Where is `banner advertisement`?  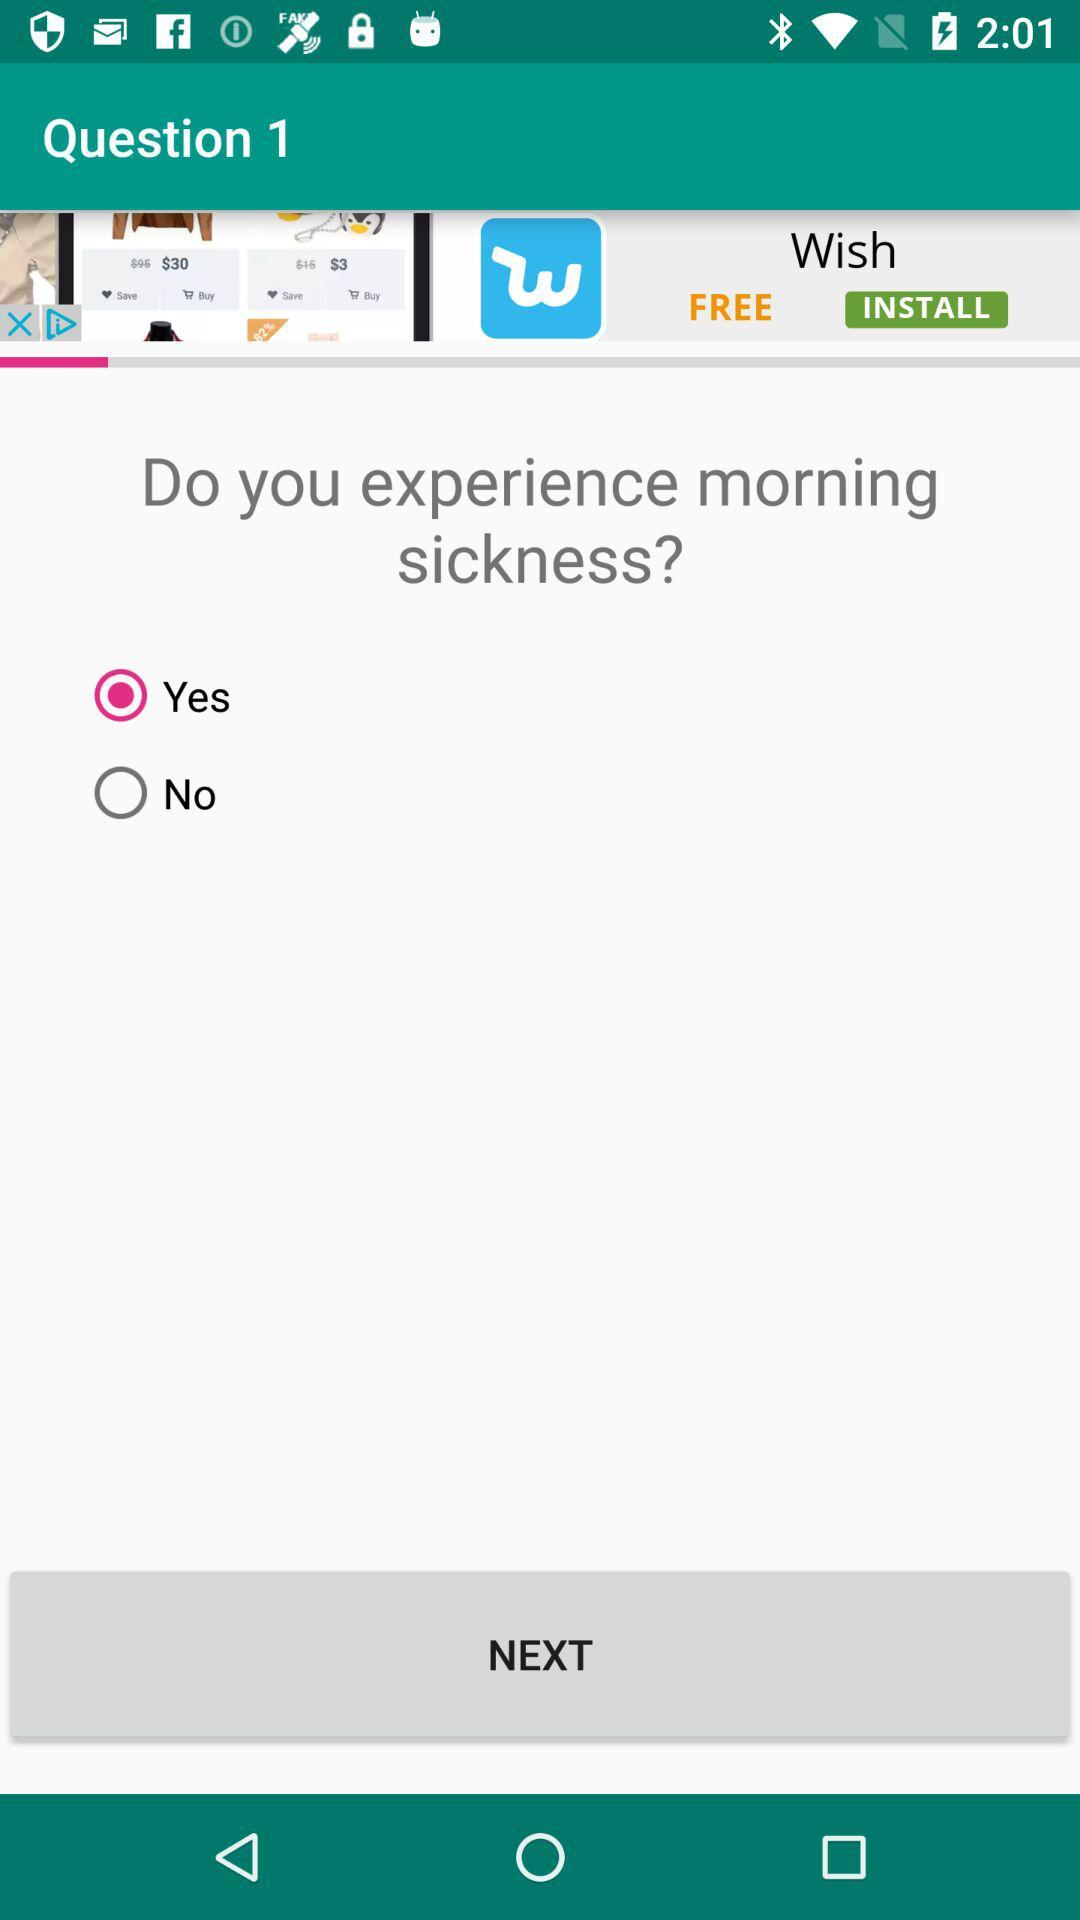 banner advertisement is located at coordinates (540, 274).